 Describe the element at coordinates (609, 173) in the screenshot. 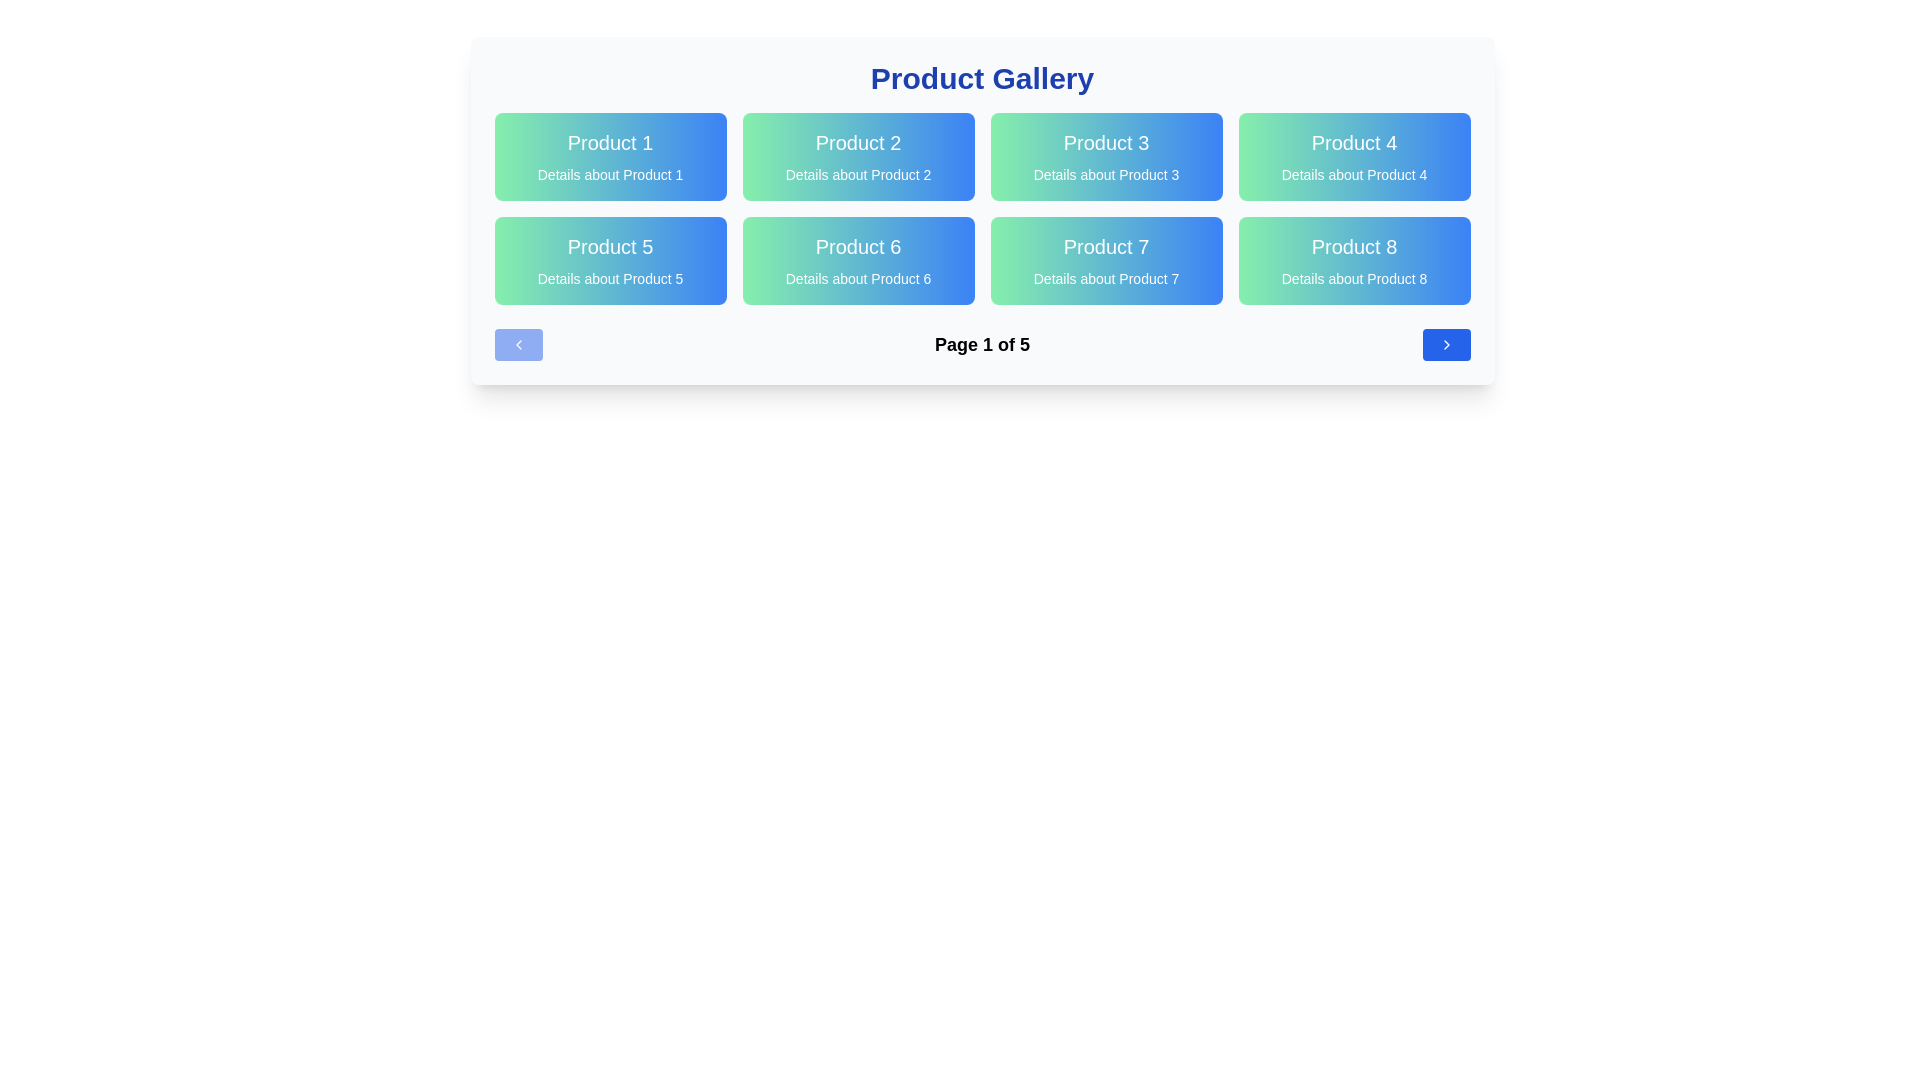

I see `the static text label that provides descriptive information about 'Product 1', located at the bottom part of the product card in the first cell of the first row` at that location.